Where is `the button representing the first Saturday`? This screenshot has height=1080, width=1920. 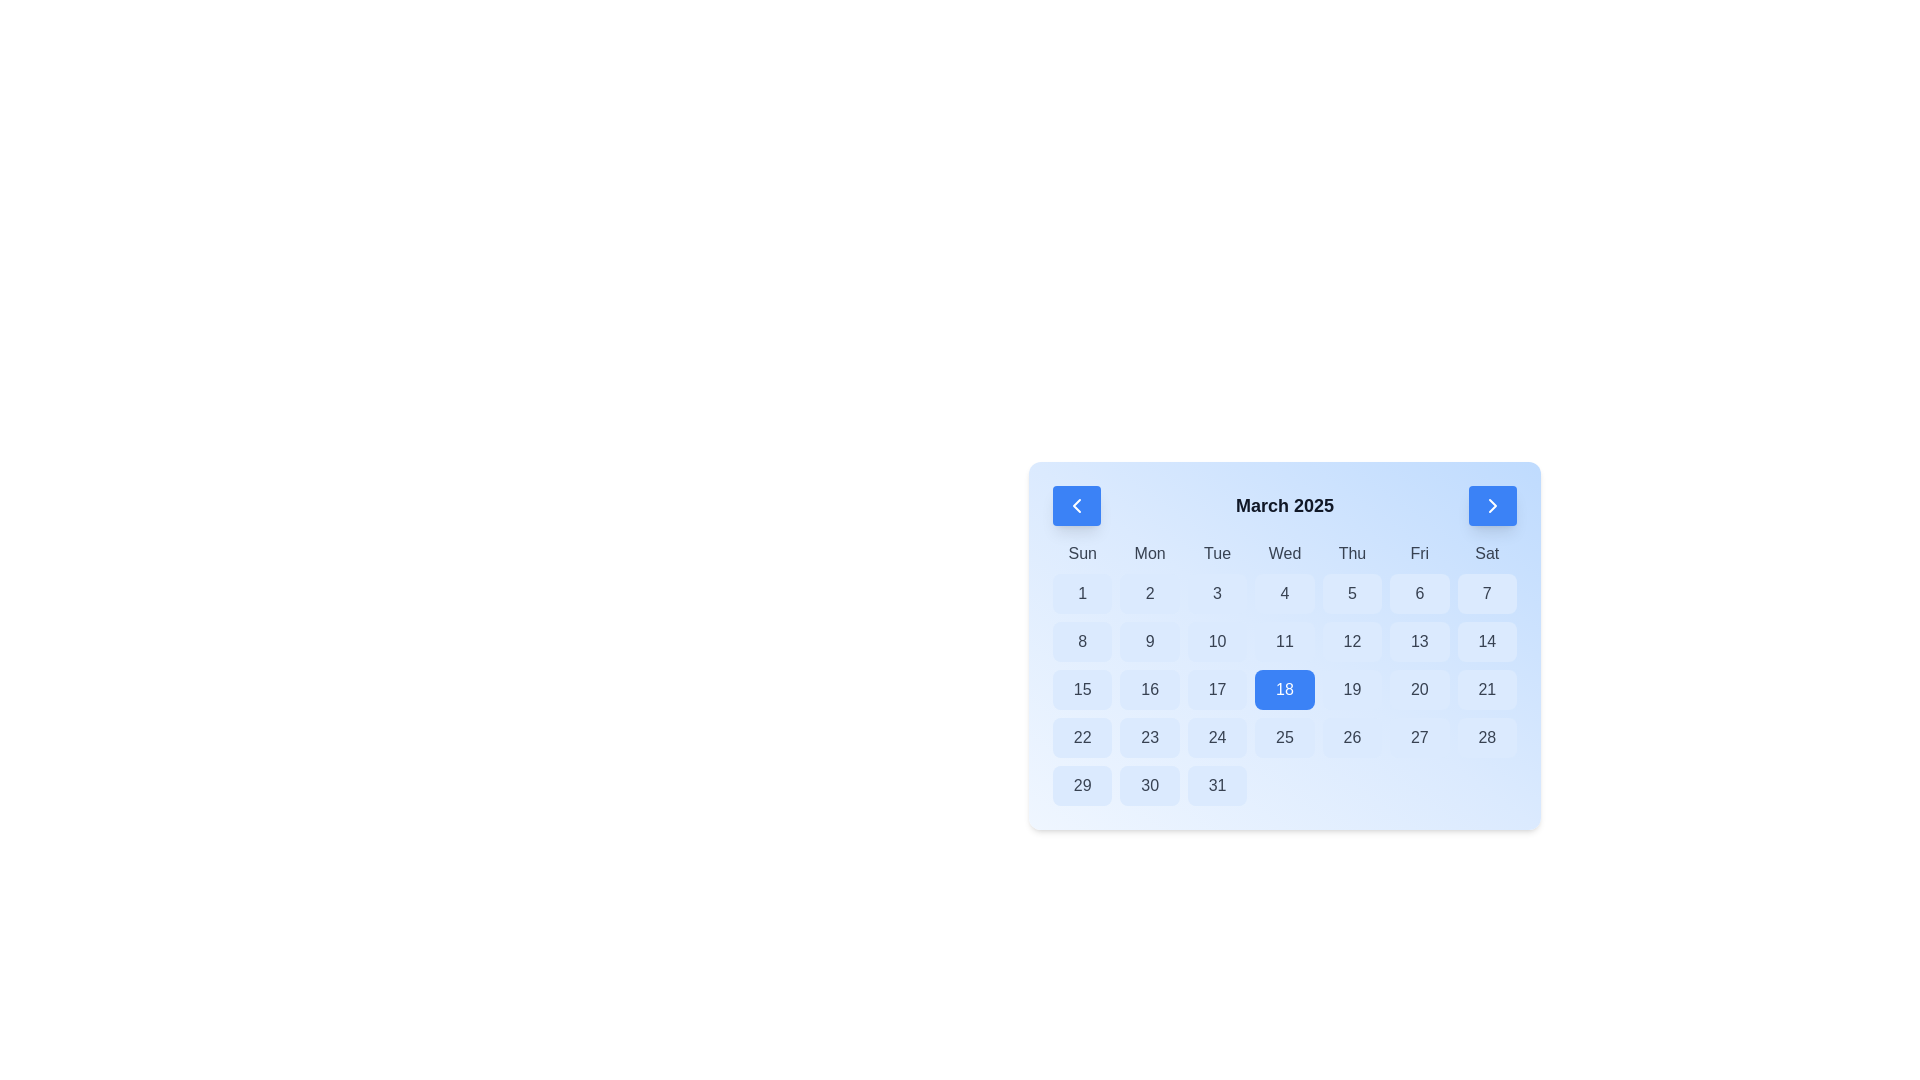
the button representing the first Saturday is located at coordinates (1487, 593).